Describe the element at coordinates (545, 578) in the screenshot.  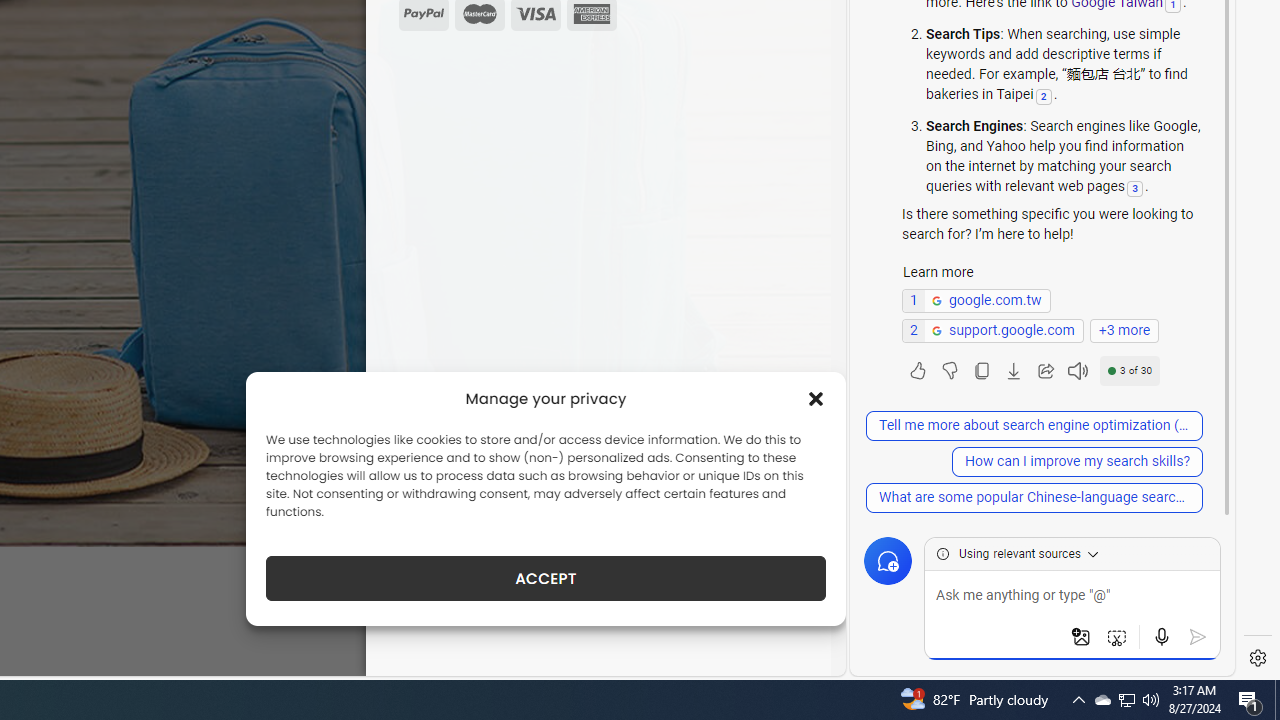
I see `'ACCEPT'` at that location.